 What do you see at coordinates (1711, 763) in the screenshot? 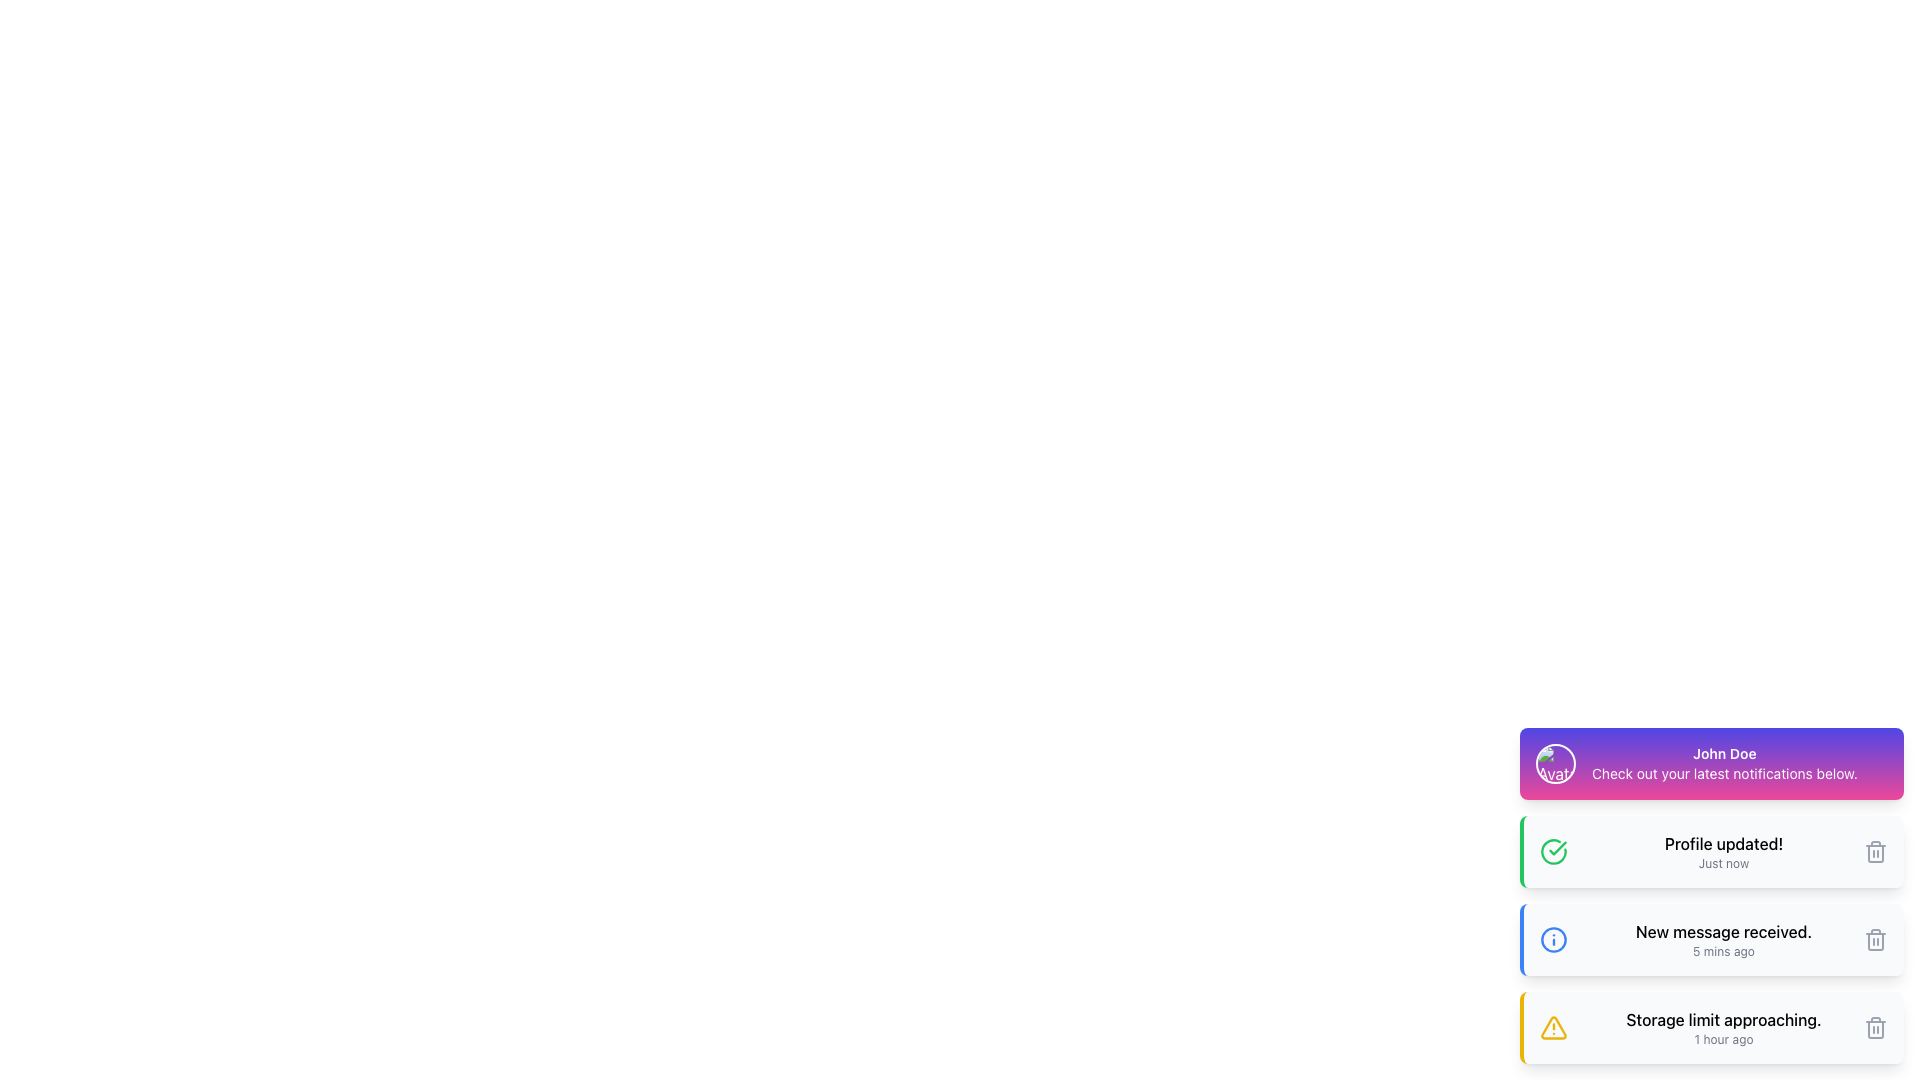
I see `the notification banner displaying 'John Doe' and 'Check out your latest notifications below.' with a gradient background from indigo to pink` at bounding box center [1711, 763].